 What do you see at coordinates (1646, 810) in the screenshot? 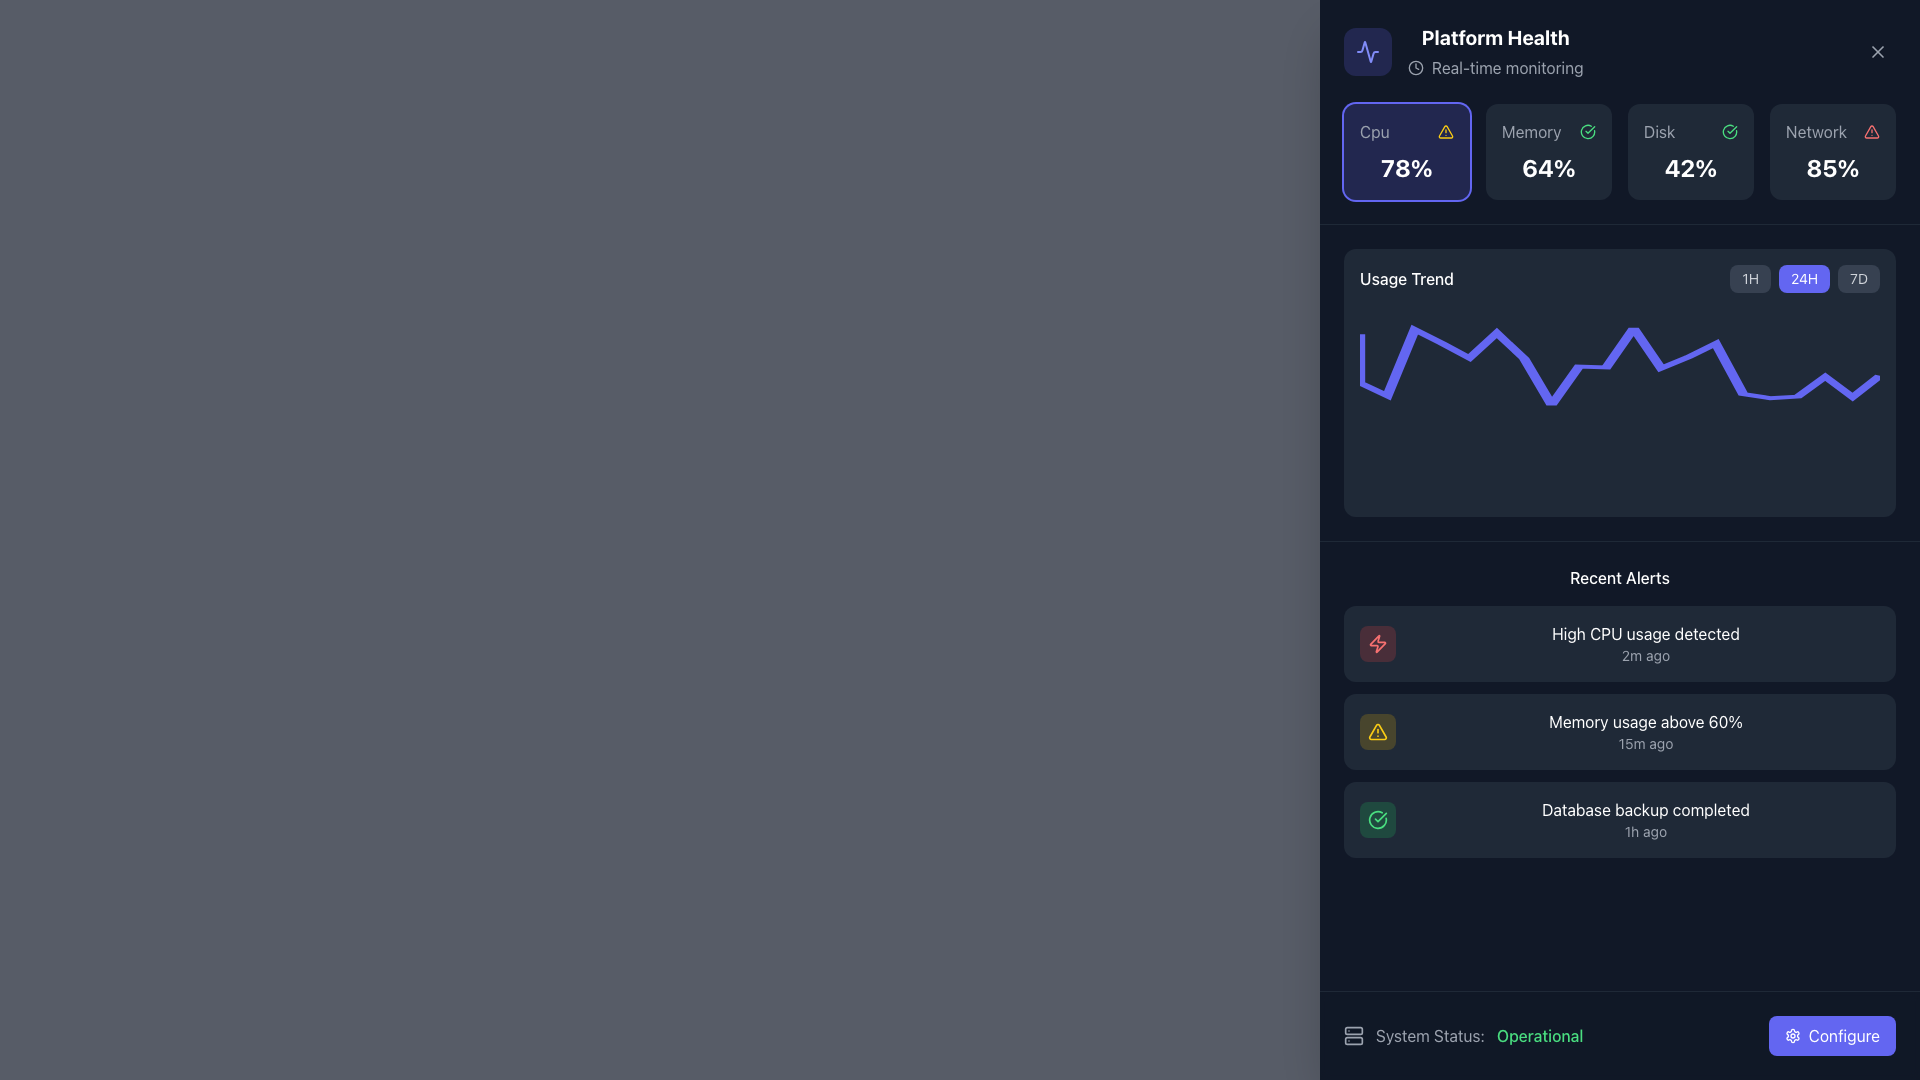
I see `text of the notification message indicating that a database backup operation has been successfully completed, which is located in the 'Recent Alerts' section, specifically the third notification block above the '1h ago' subtext and next to the green checkmark icon` at bounding box center [1646, 810].